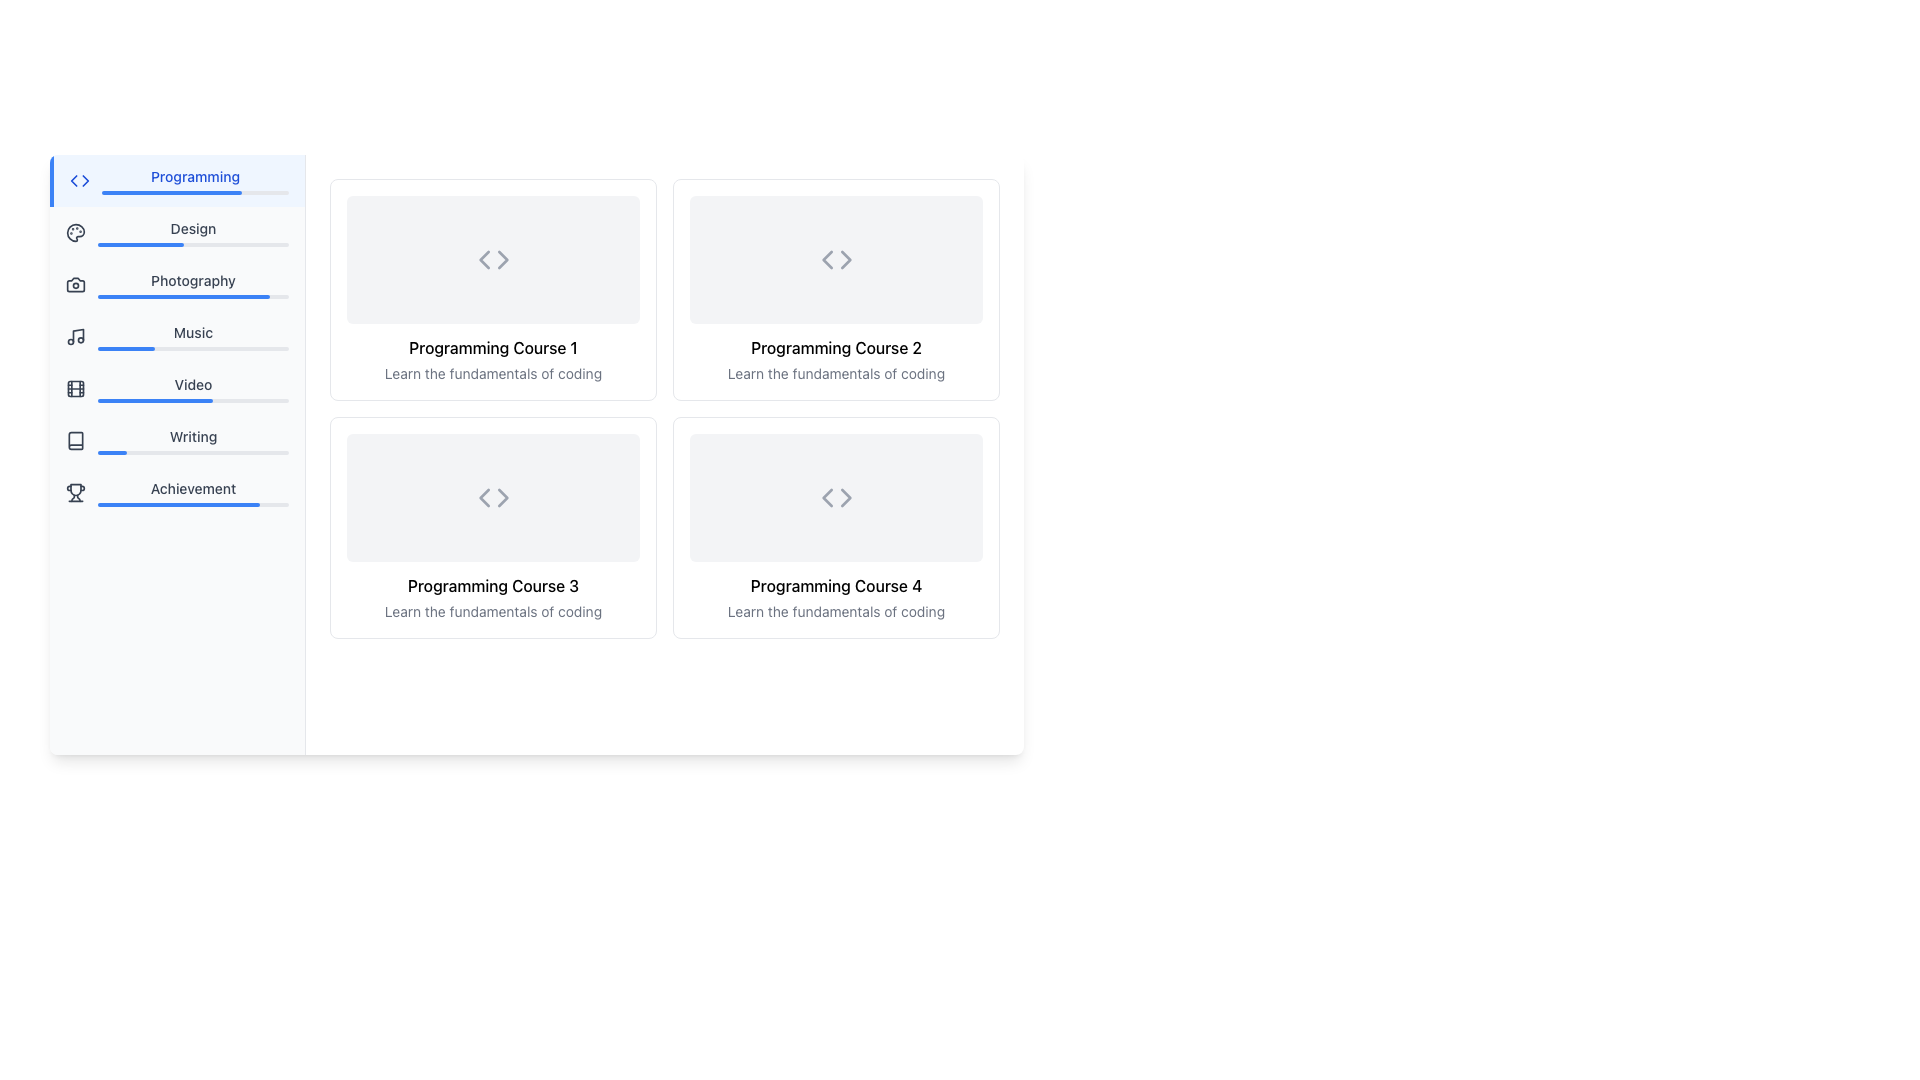 The width and height of the screenshot is (1920, 1080). Describe the element at coordinates (836, 496) in the screenshot. I see `the coding-related feature icon located in the second row, second column of the course grid, which is associated with the 'Programming Course 4' label` at that location.